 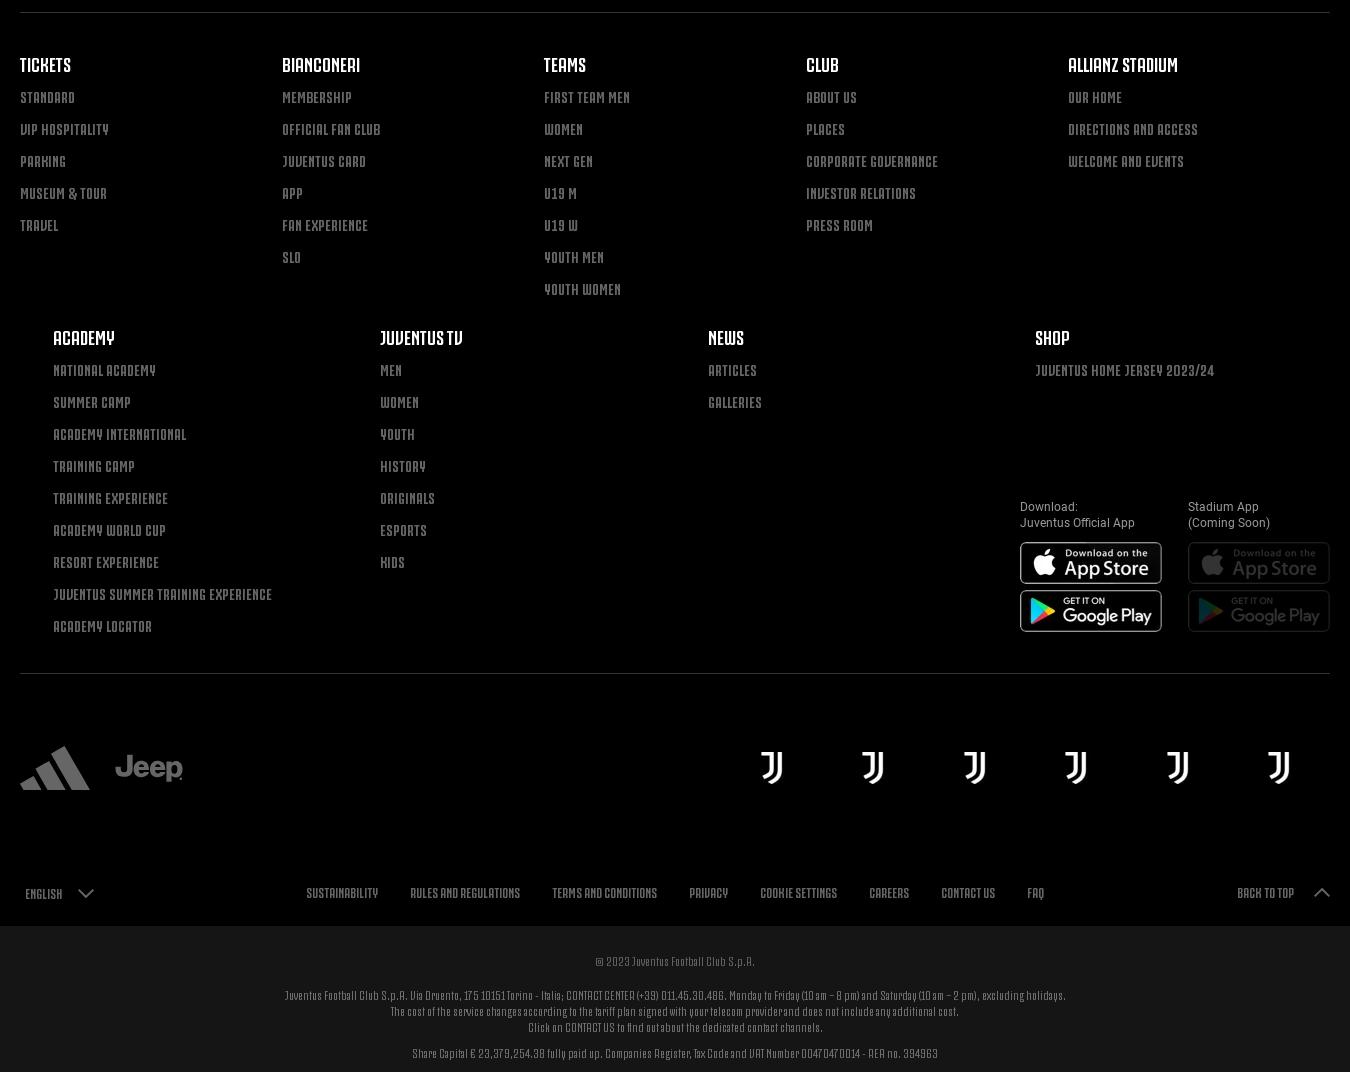 What do you see at coordinates (291, 190) in the screenshot?
I see `'App'` at bounding box center [291, 190].